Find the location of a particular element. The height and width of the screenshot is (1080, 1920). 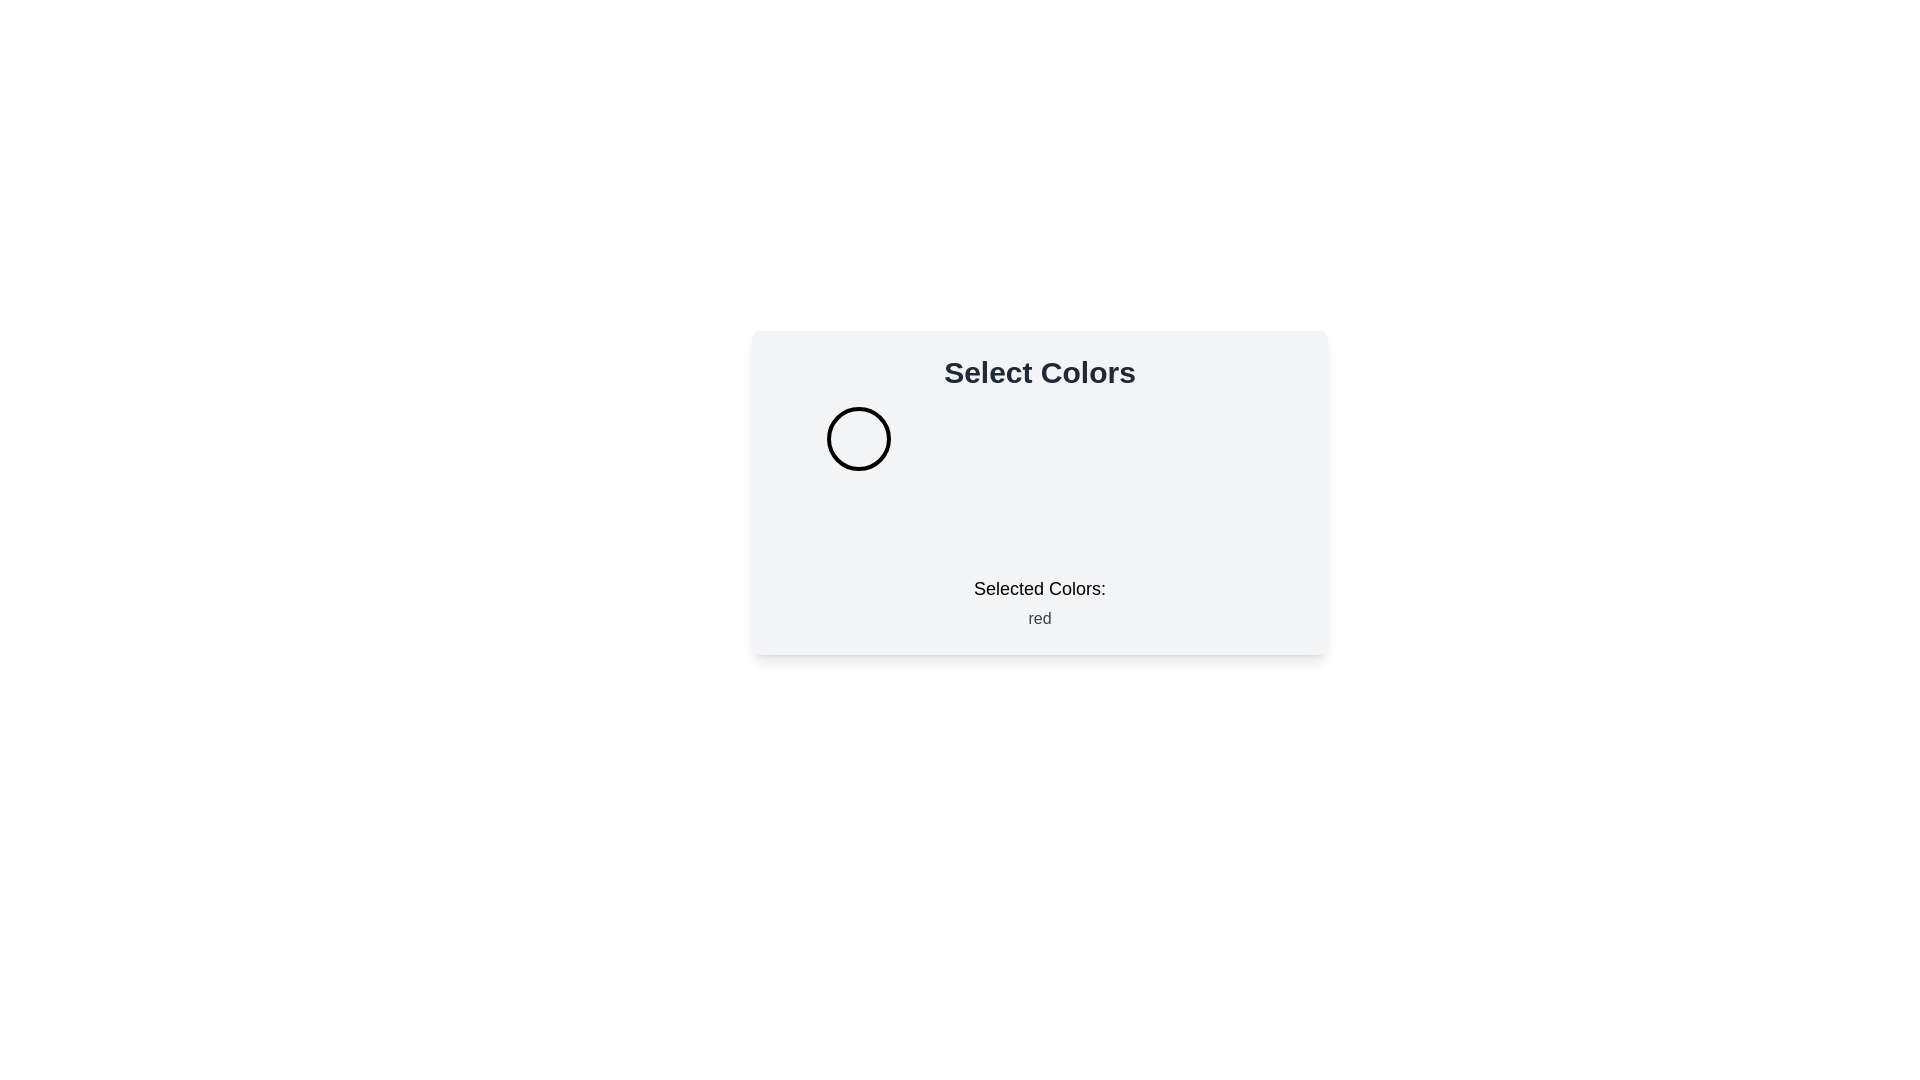

the rightmost circular button in the color selection interface is located at coordinates (1219, 518).